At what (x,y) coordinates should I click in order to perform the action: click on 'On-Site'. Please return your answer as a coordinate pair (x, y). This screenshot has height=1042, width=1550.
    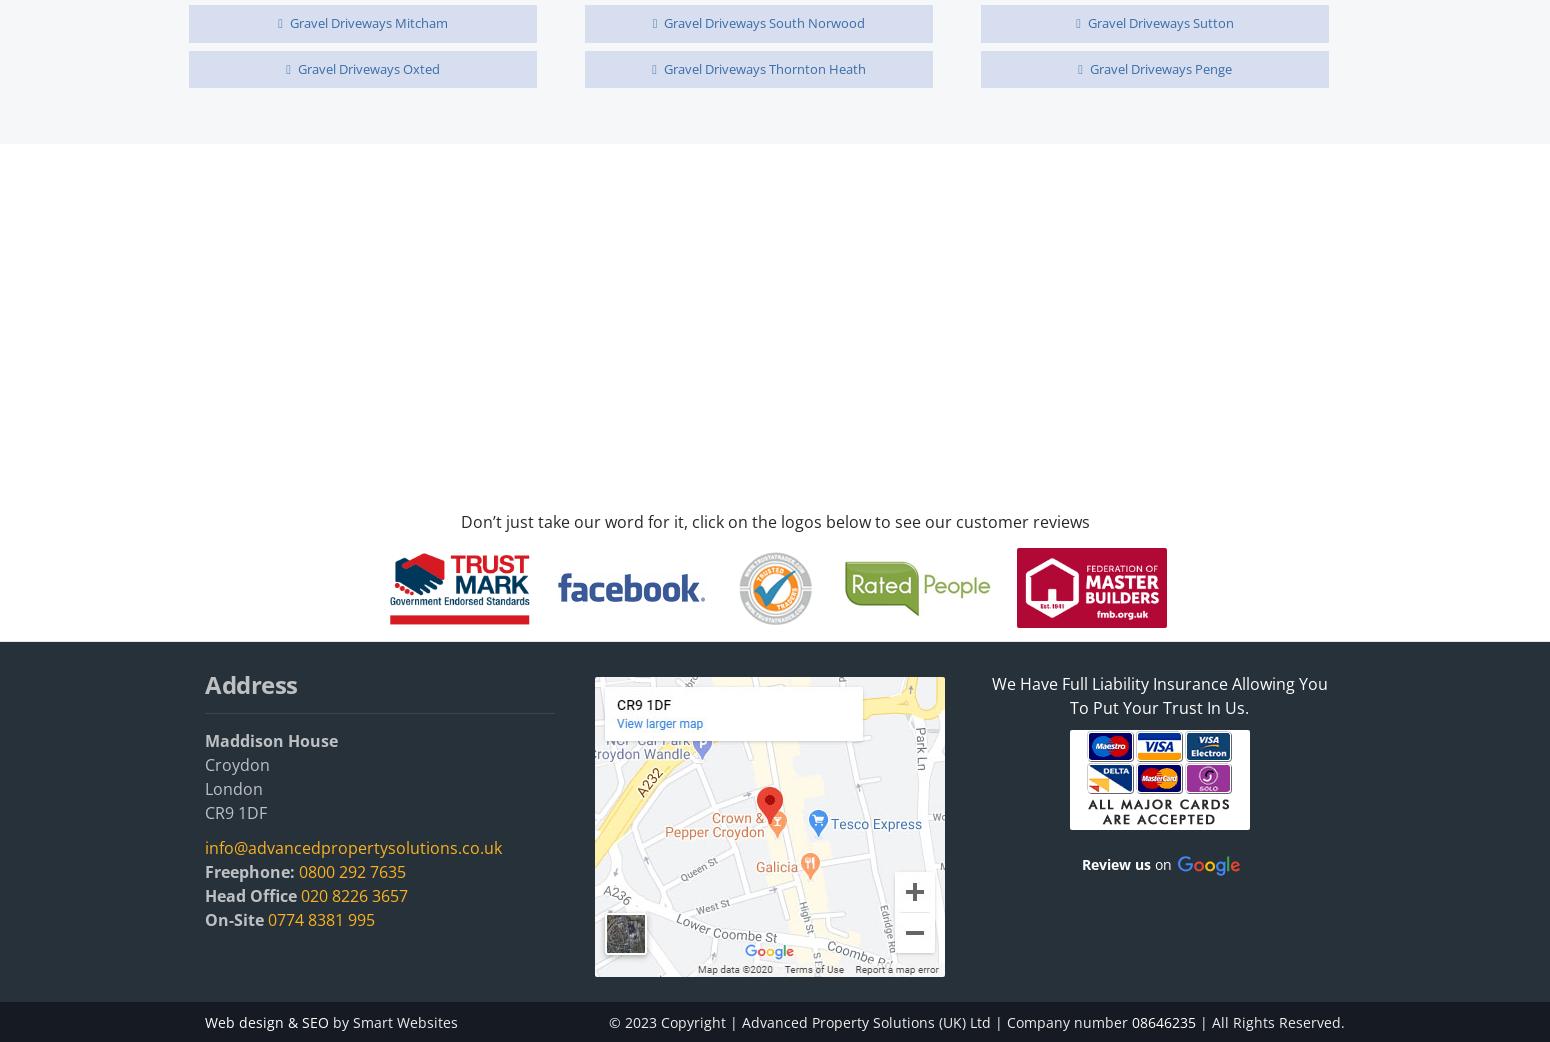
    Looking at the image, I should click on (234, 918).